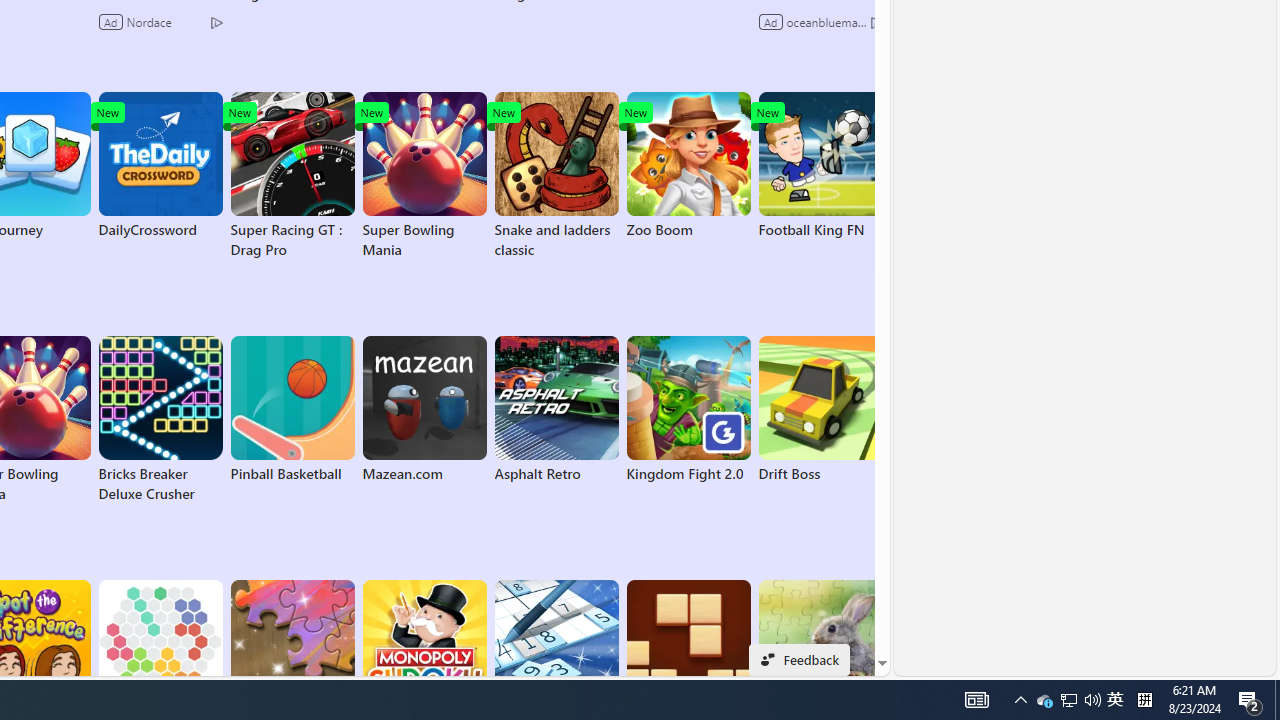  I want to click on 'Class: ad-choice  ad-choice-mono ', so click(876, 21).